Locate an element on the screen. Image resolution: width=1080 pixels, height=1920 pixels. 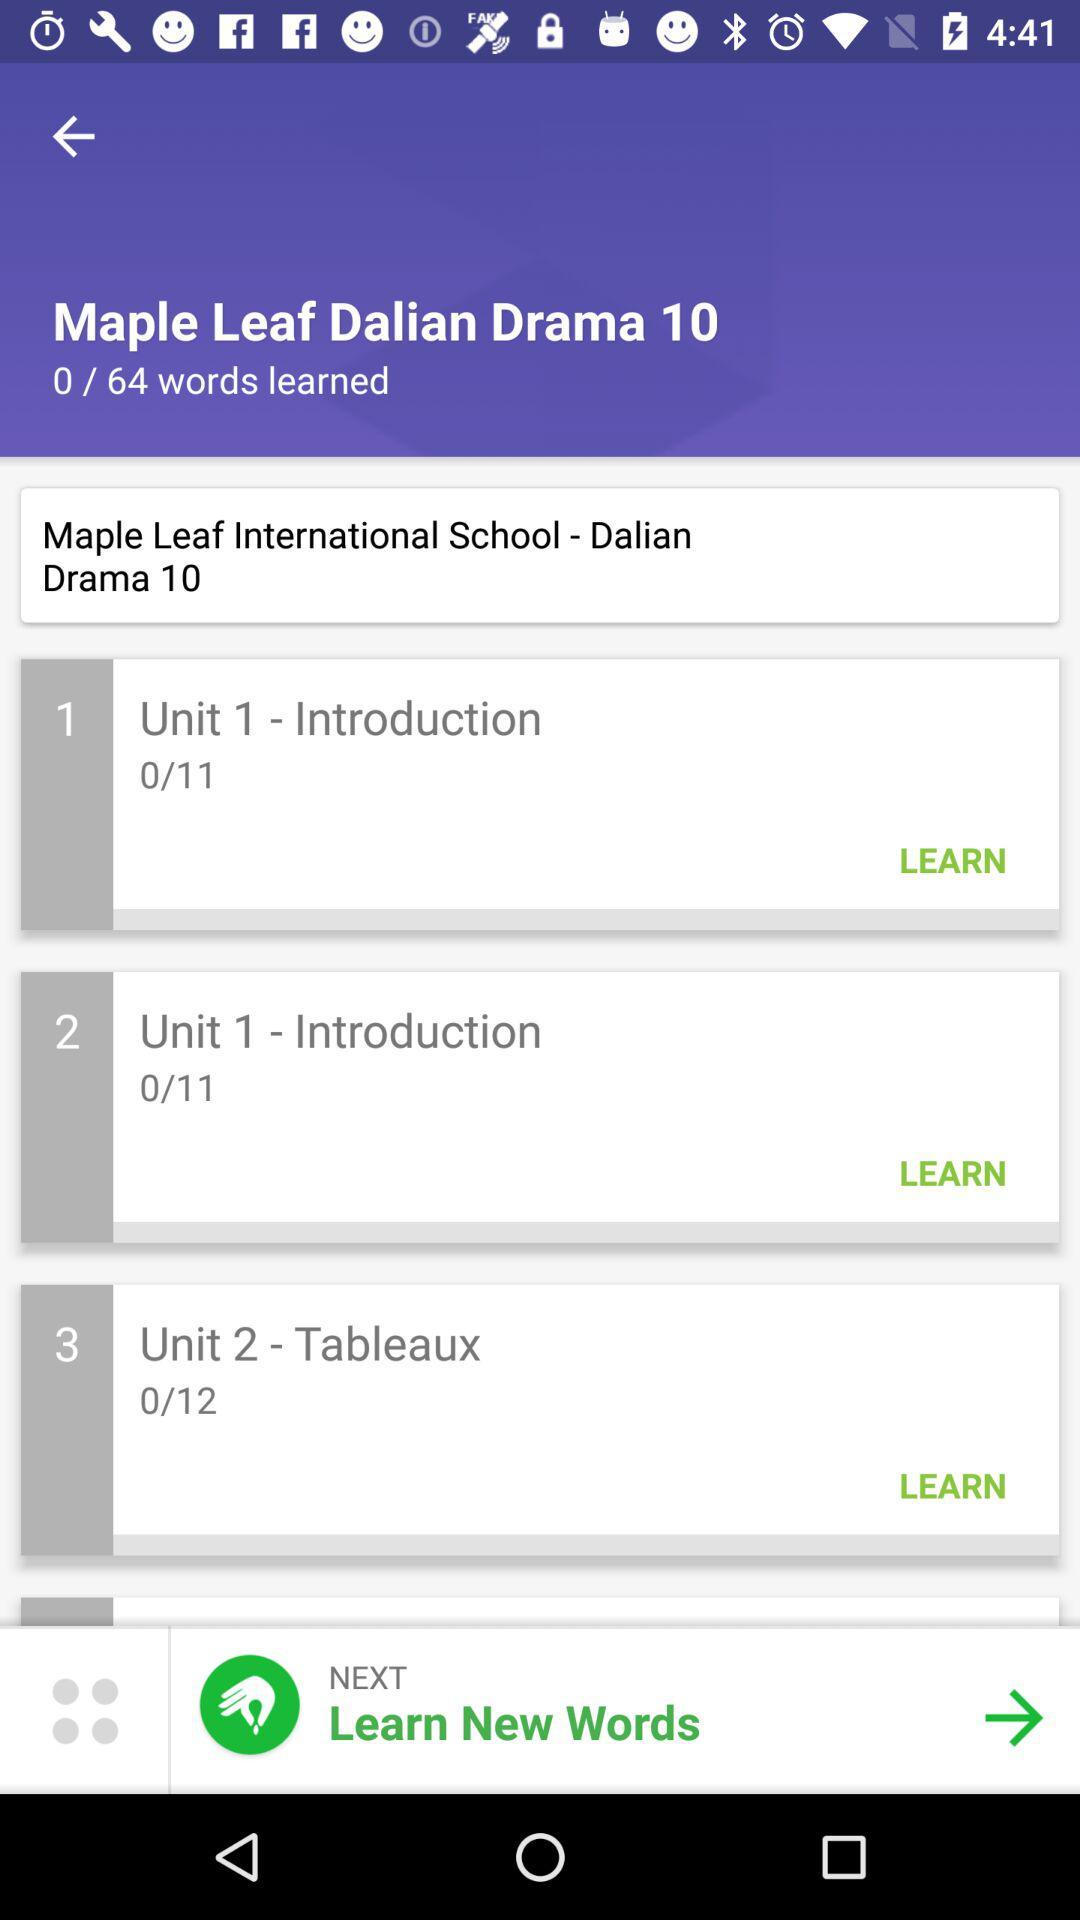
learn in the second block is located at coordinates (951, 1172).